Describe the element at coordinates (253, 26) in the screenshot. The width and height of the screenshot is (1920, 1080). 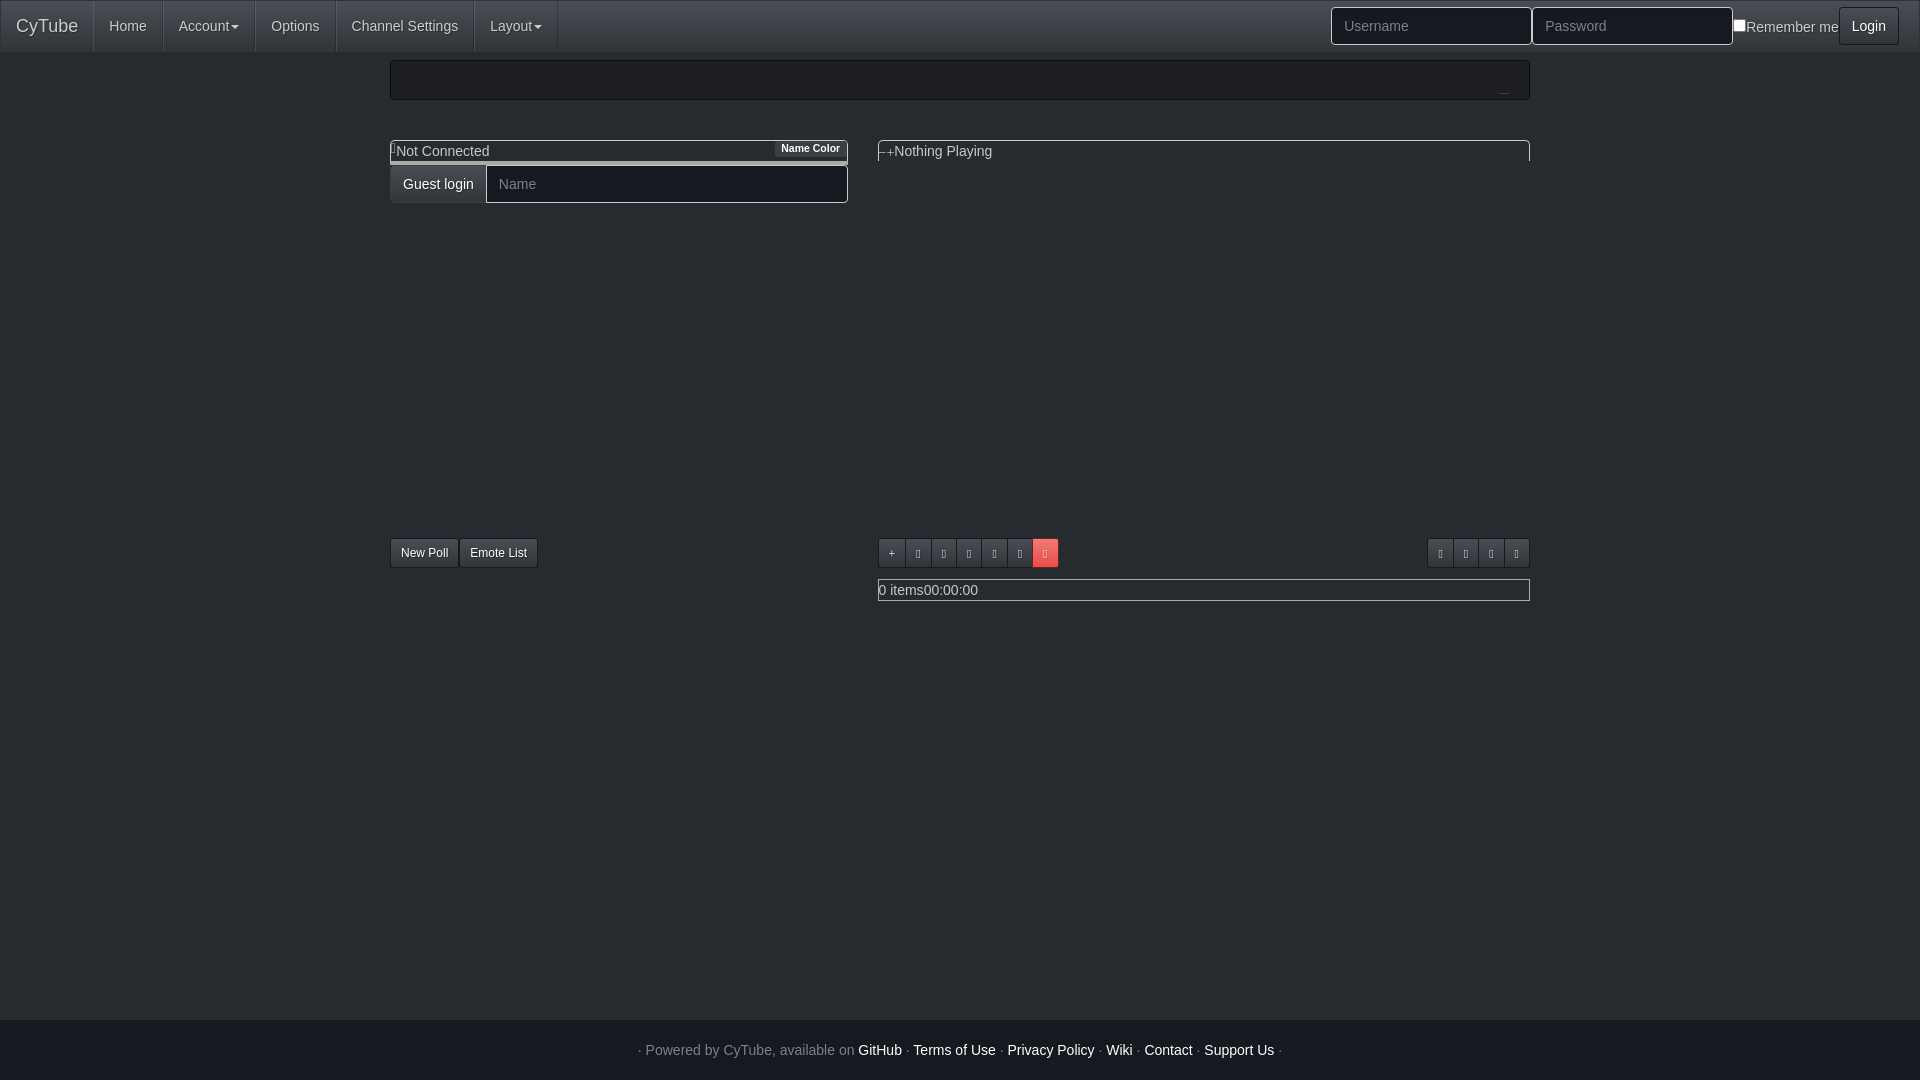
I see `'Options'` at that location.